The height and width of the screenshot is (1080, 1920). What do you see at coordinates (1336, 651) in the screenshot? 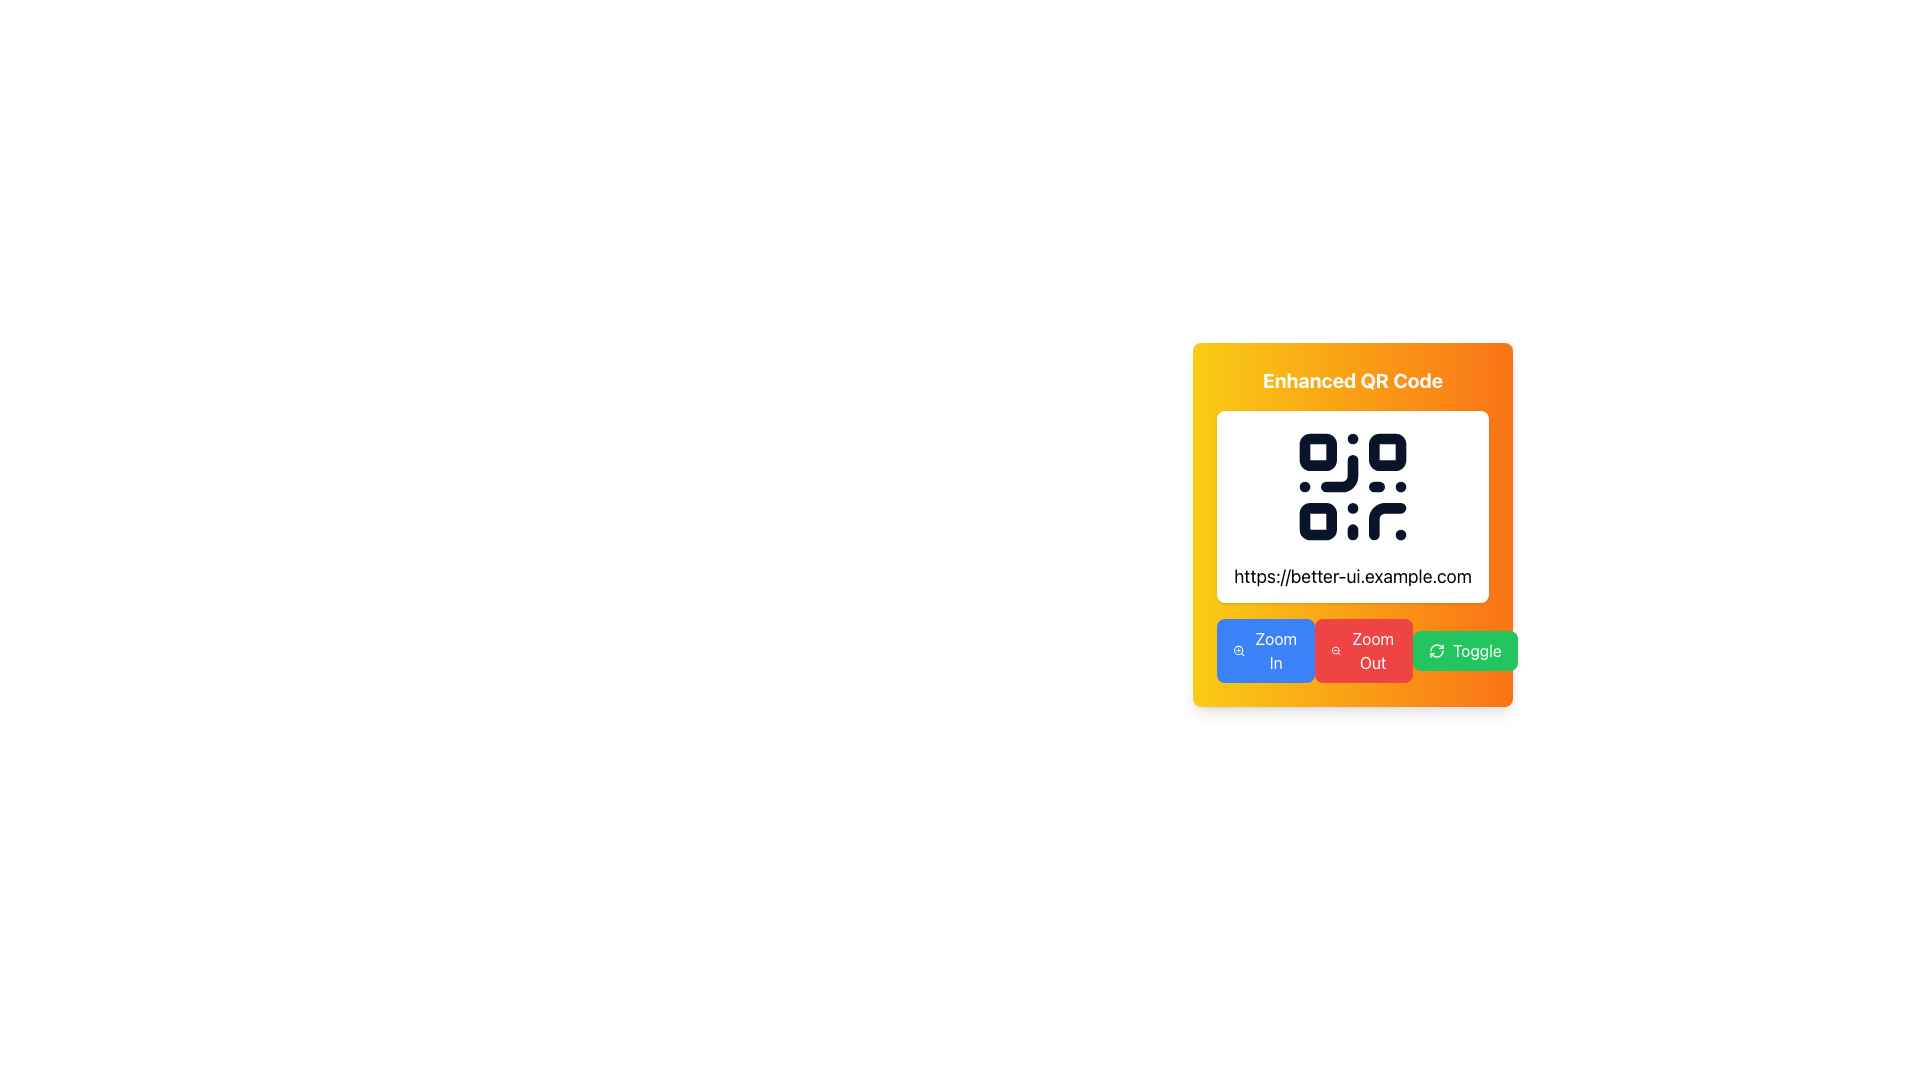
I see `the 'Zoom Out' icon located centrally below the QR code interface` at bounding box center [1336, 651].